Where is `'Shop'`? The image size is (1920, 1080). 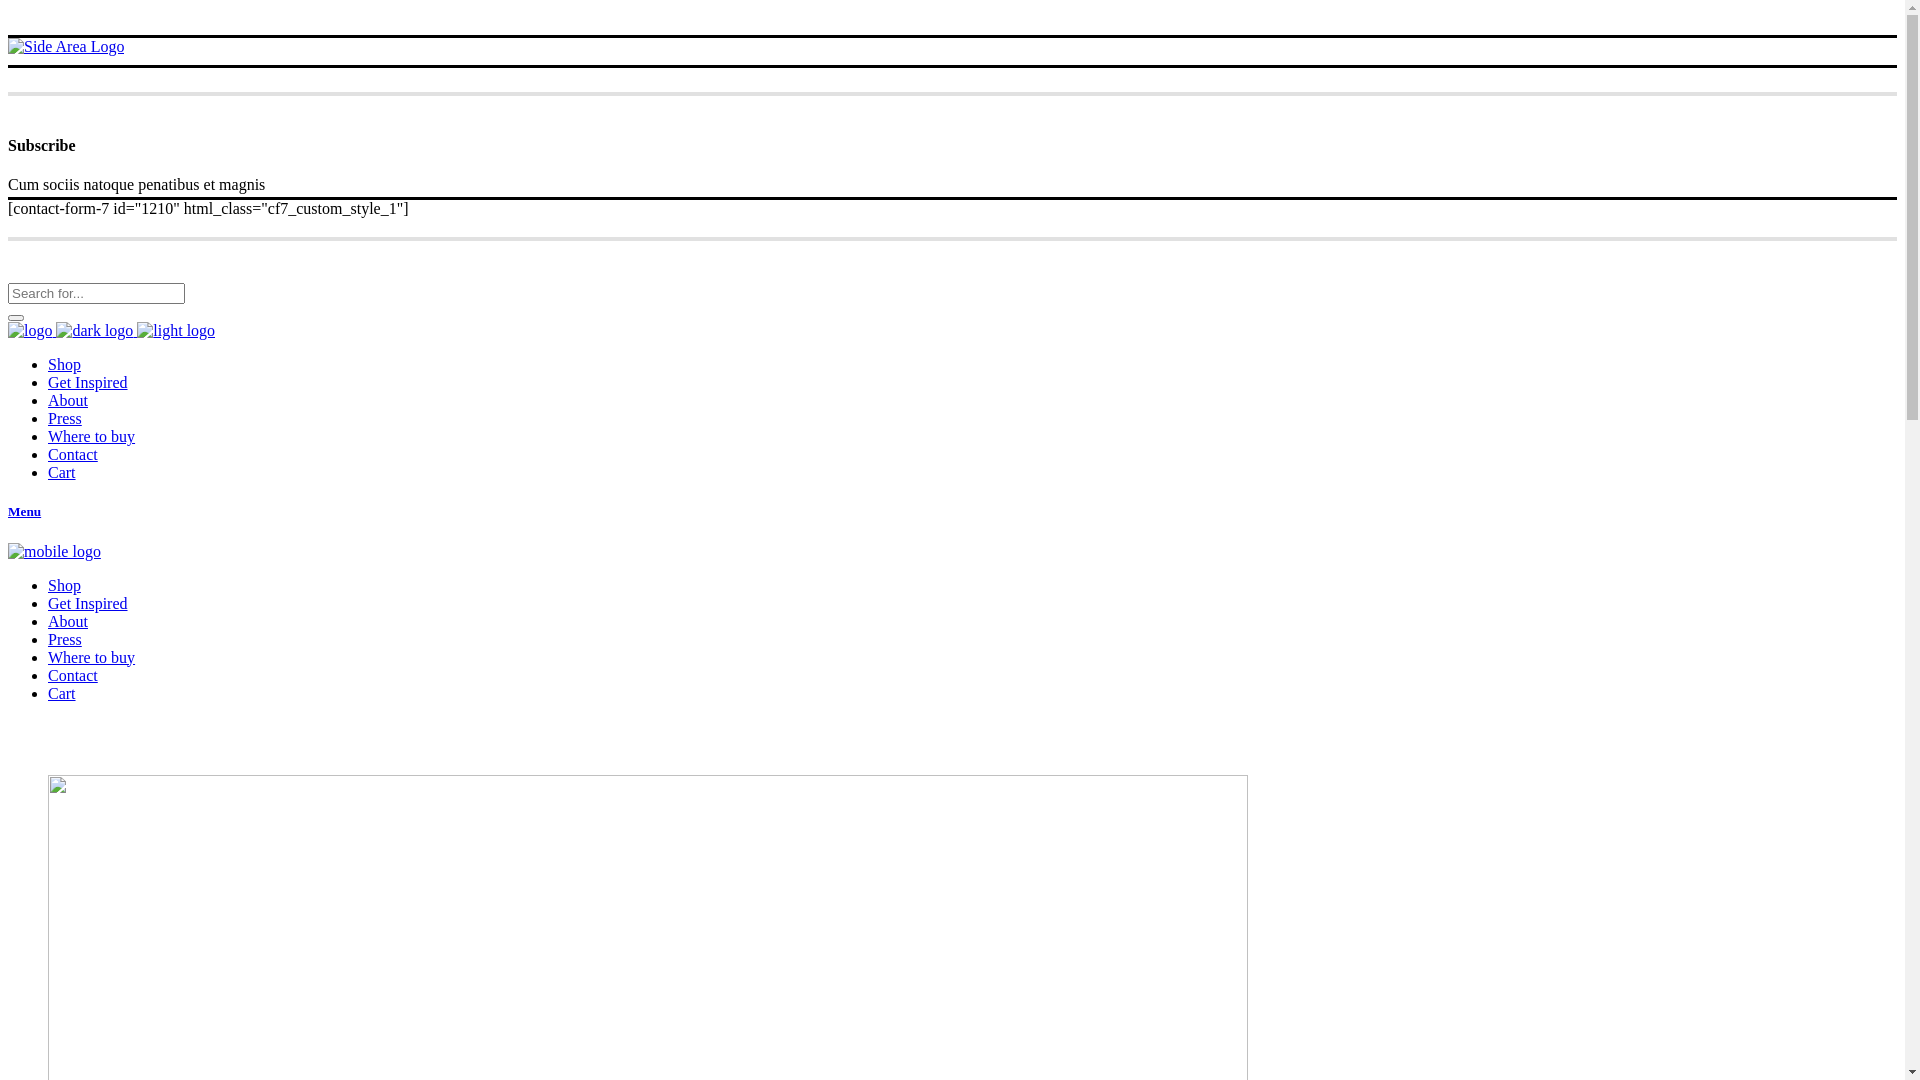
'Shop' is located at coordinates (64, 585).